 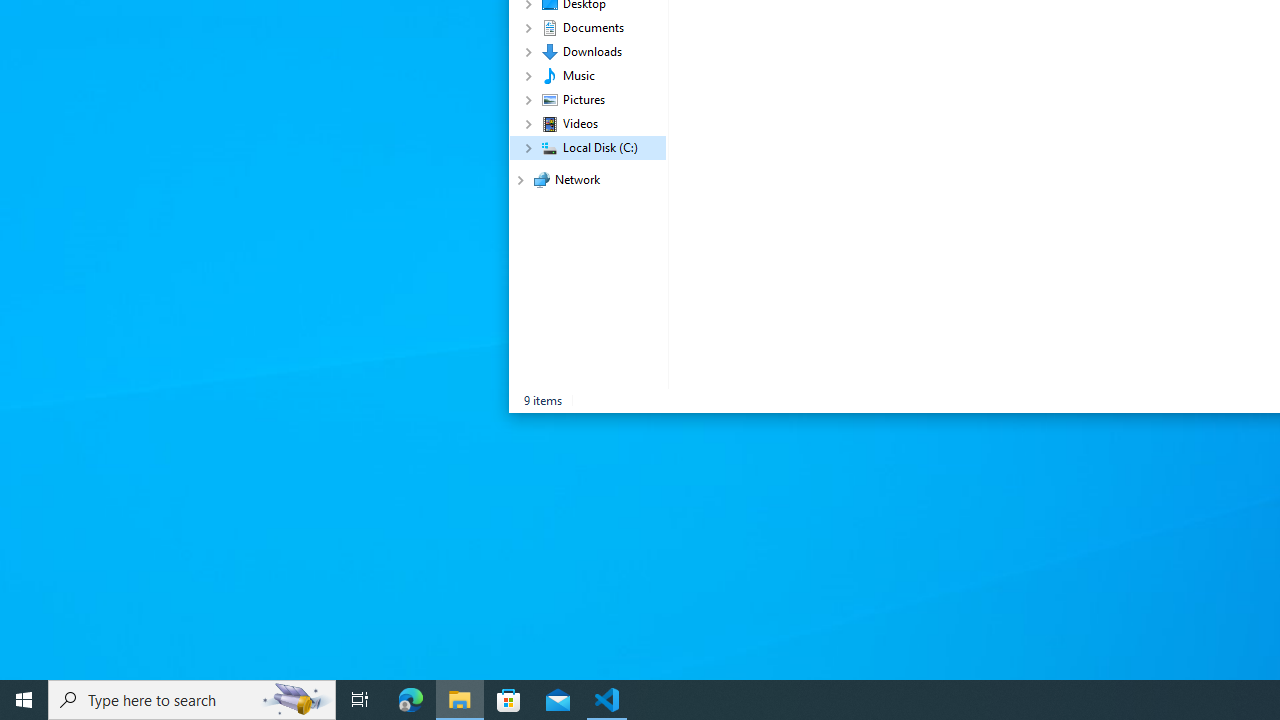 What do you see at coordinates (192, 698) in the screenshot?
I see `'Type here to search'` at bounding box center [192, 698].